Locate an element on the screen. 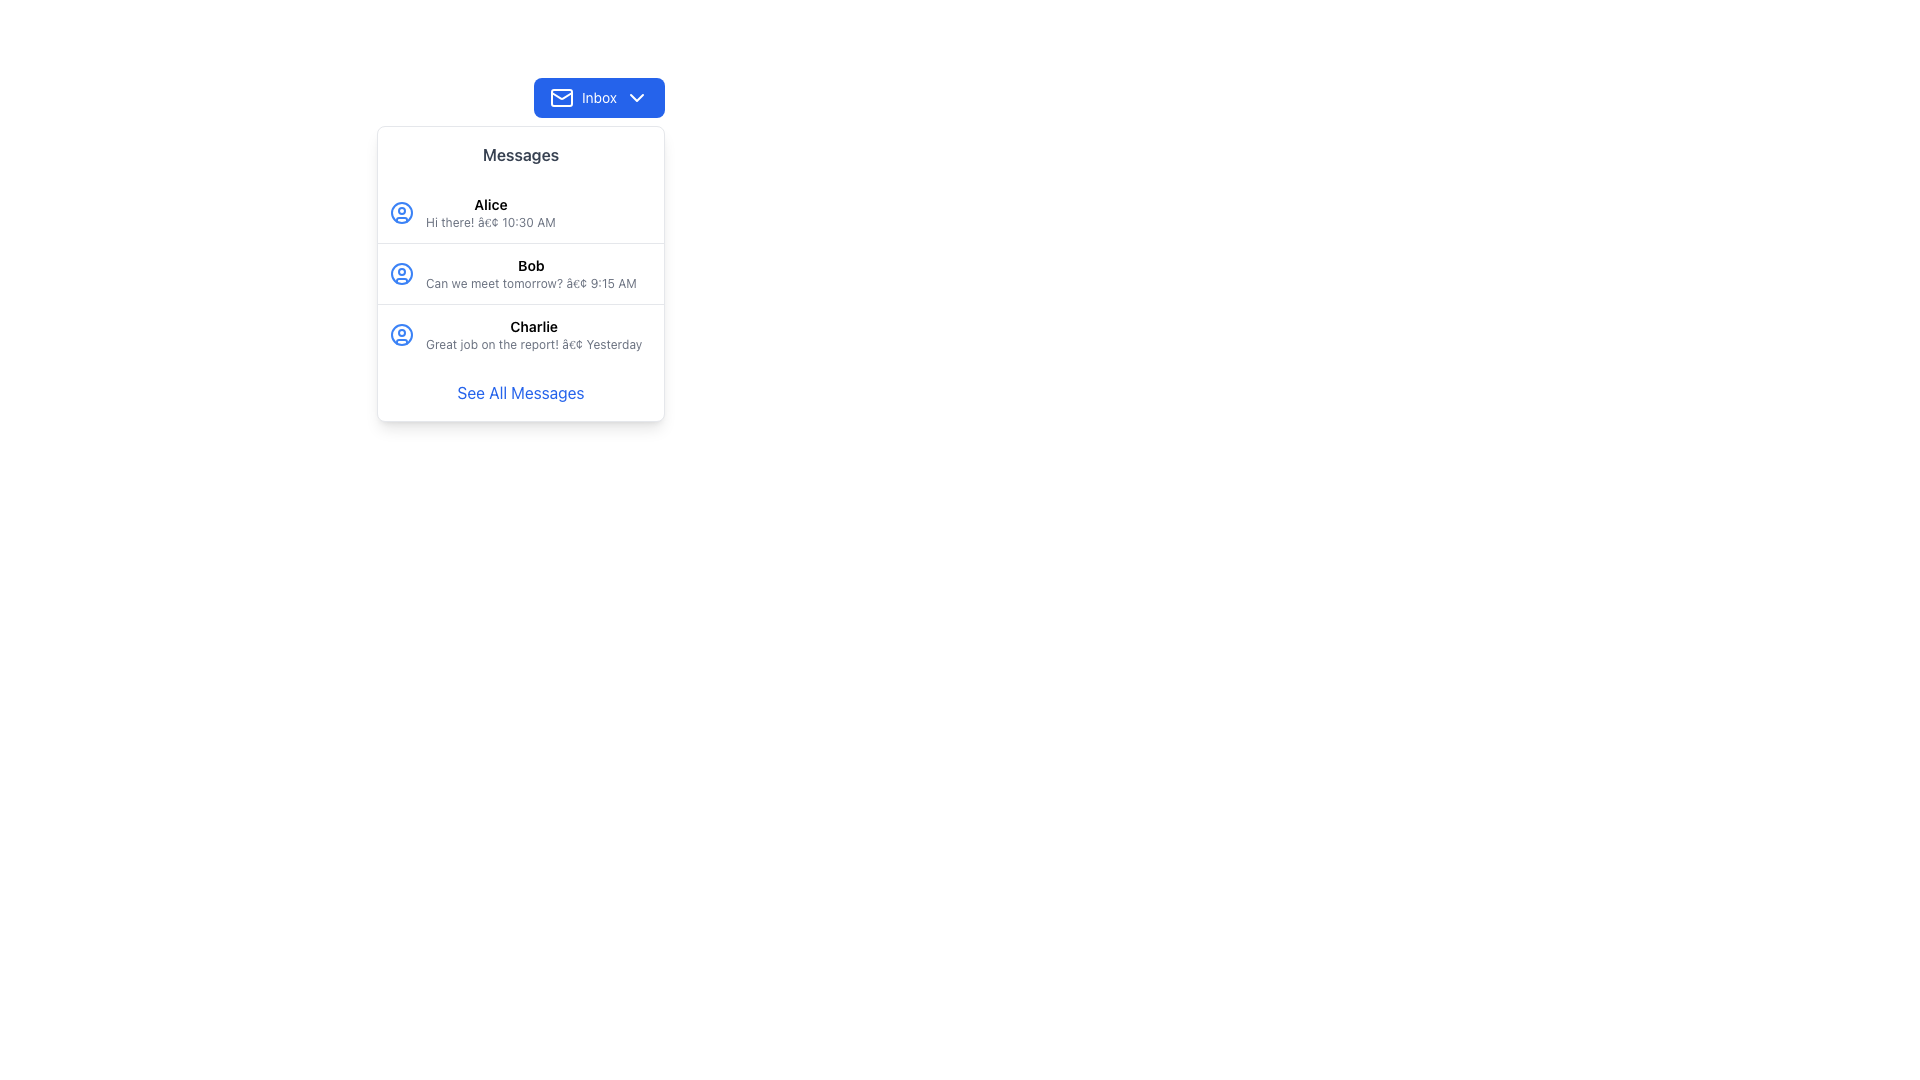 The width and height of the screenshot is (1920, 1080). the text label that reads 'Great job on the report! • Yesterday', which is styled in light gray and located below the name 'Charlie' in the third message entry is located at coordinates (534, 343).